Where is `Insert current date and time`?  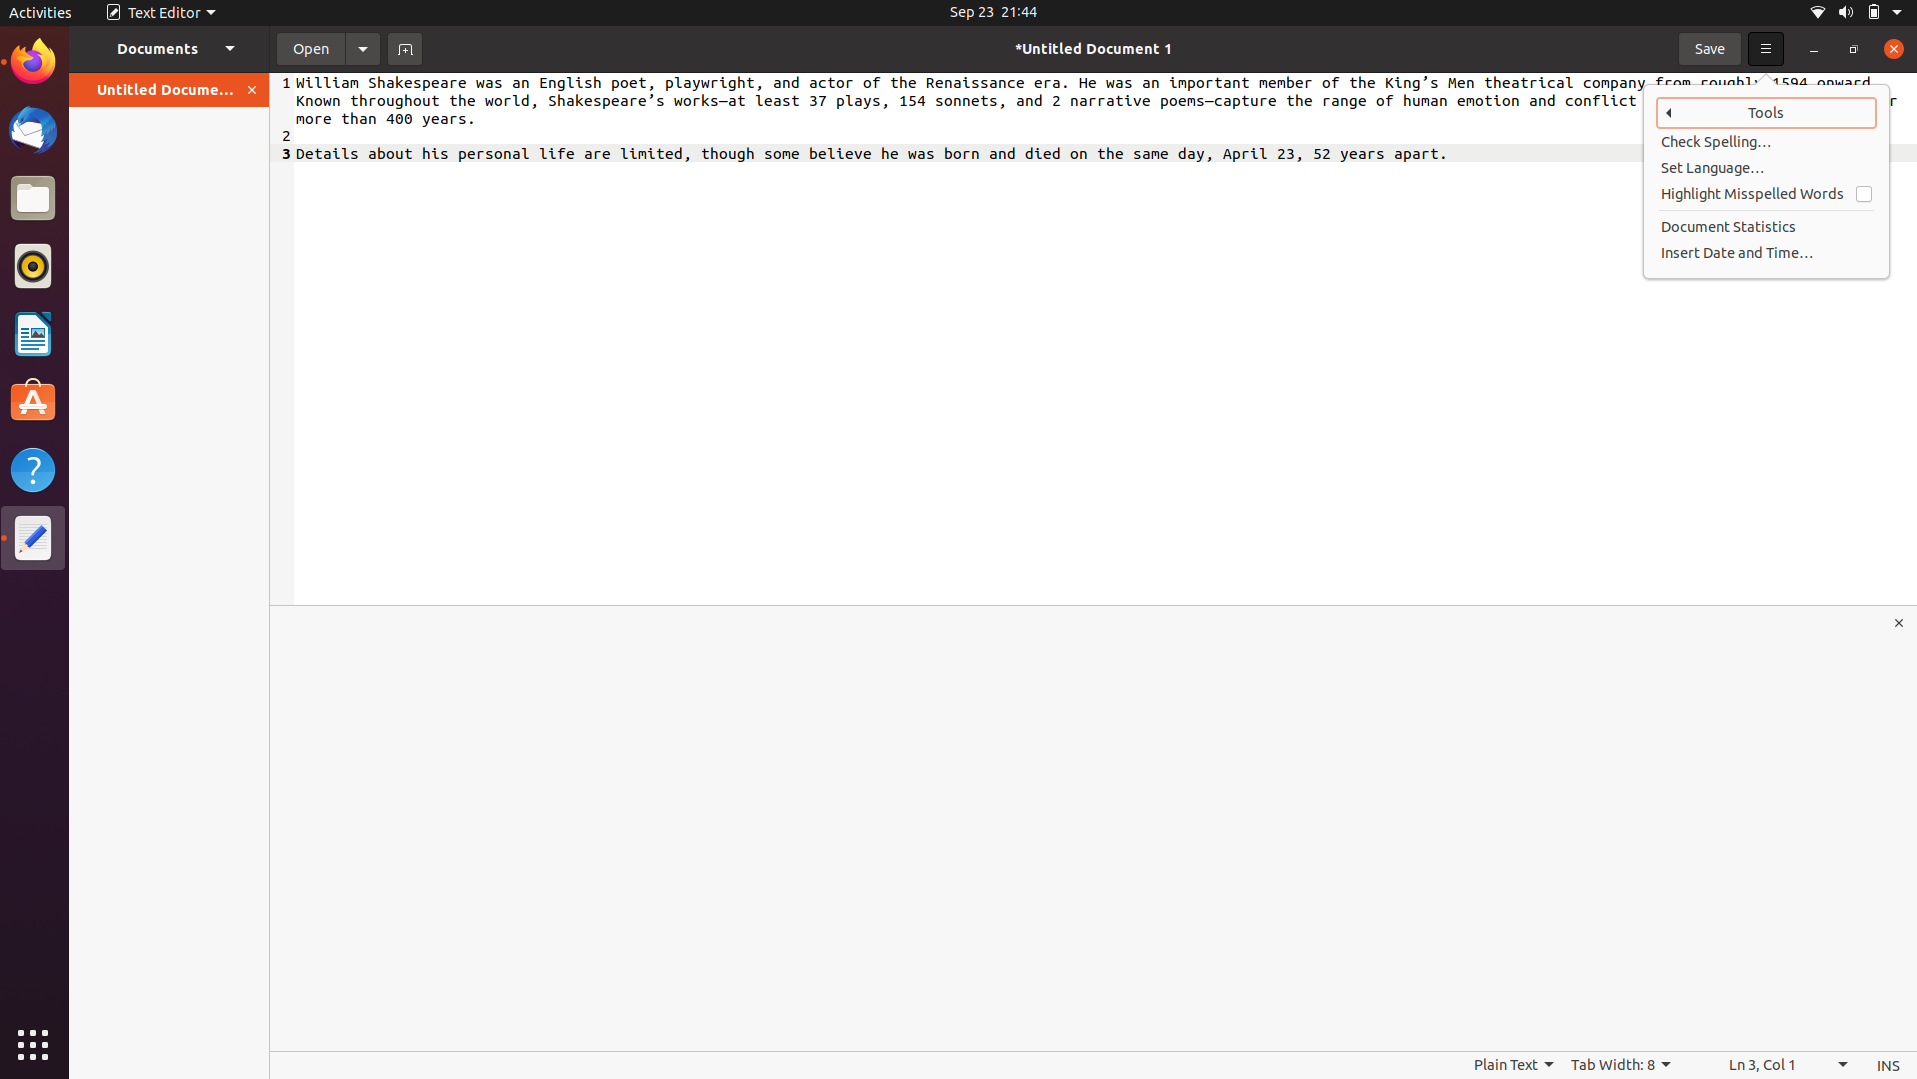
Insert current date and time is located at coordinates (1767, 251).